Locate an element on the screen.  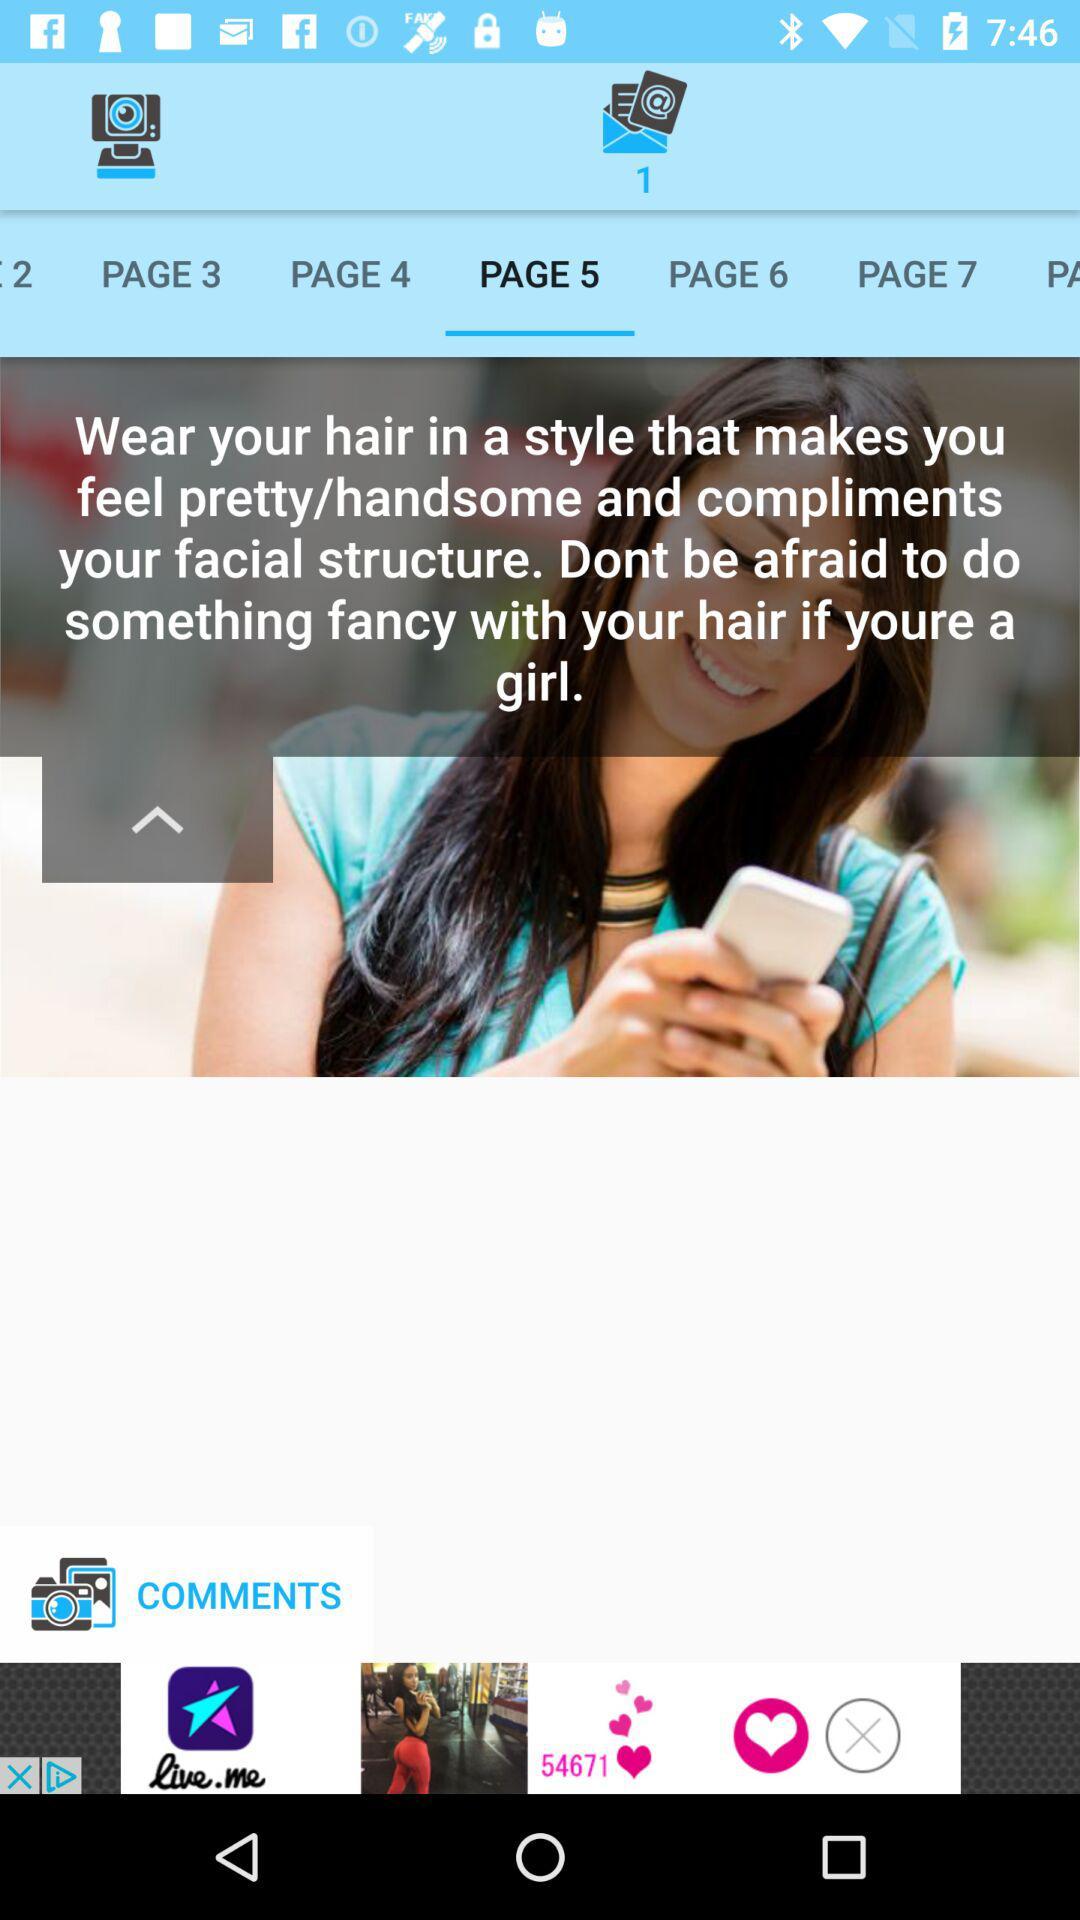
move up is located at coordinates (156, 819).